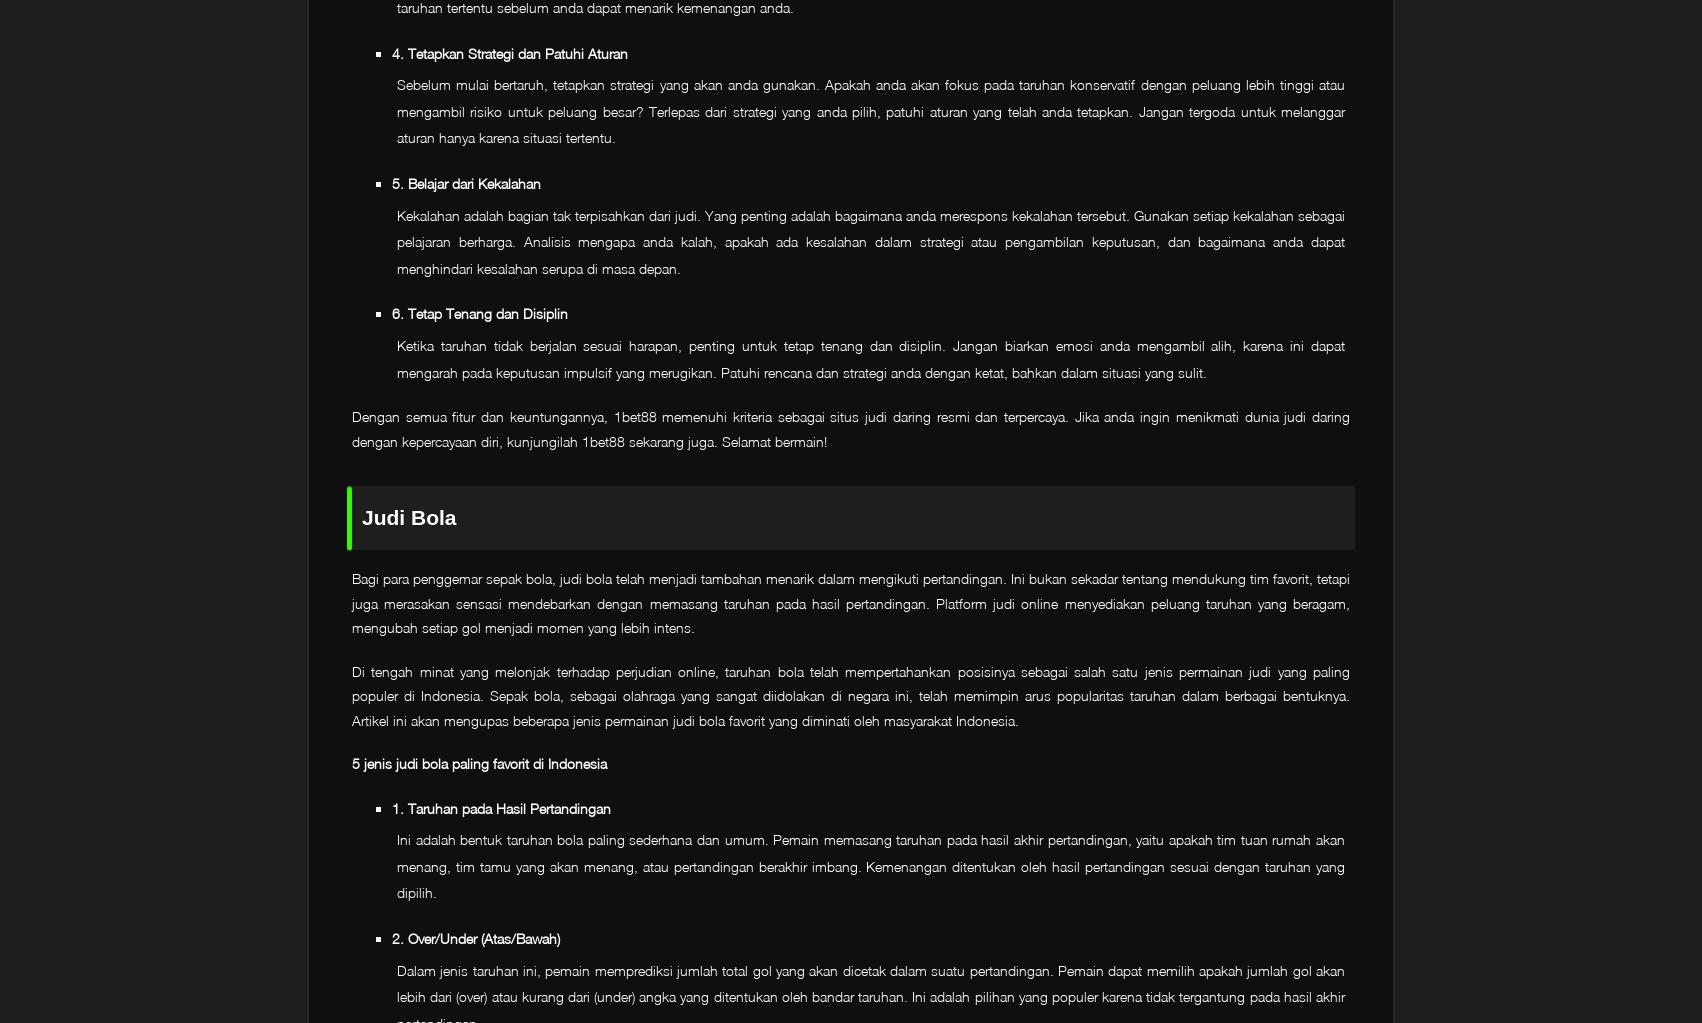 This screenshot has height=1023, width=1702. Describe the element at coordinates (508, 51) in the screenshot. I see `'4. Tetapkan Strategi dan Patuhi Aturan'` at that location.